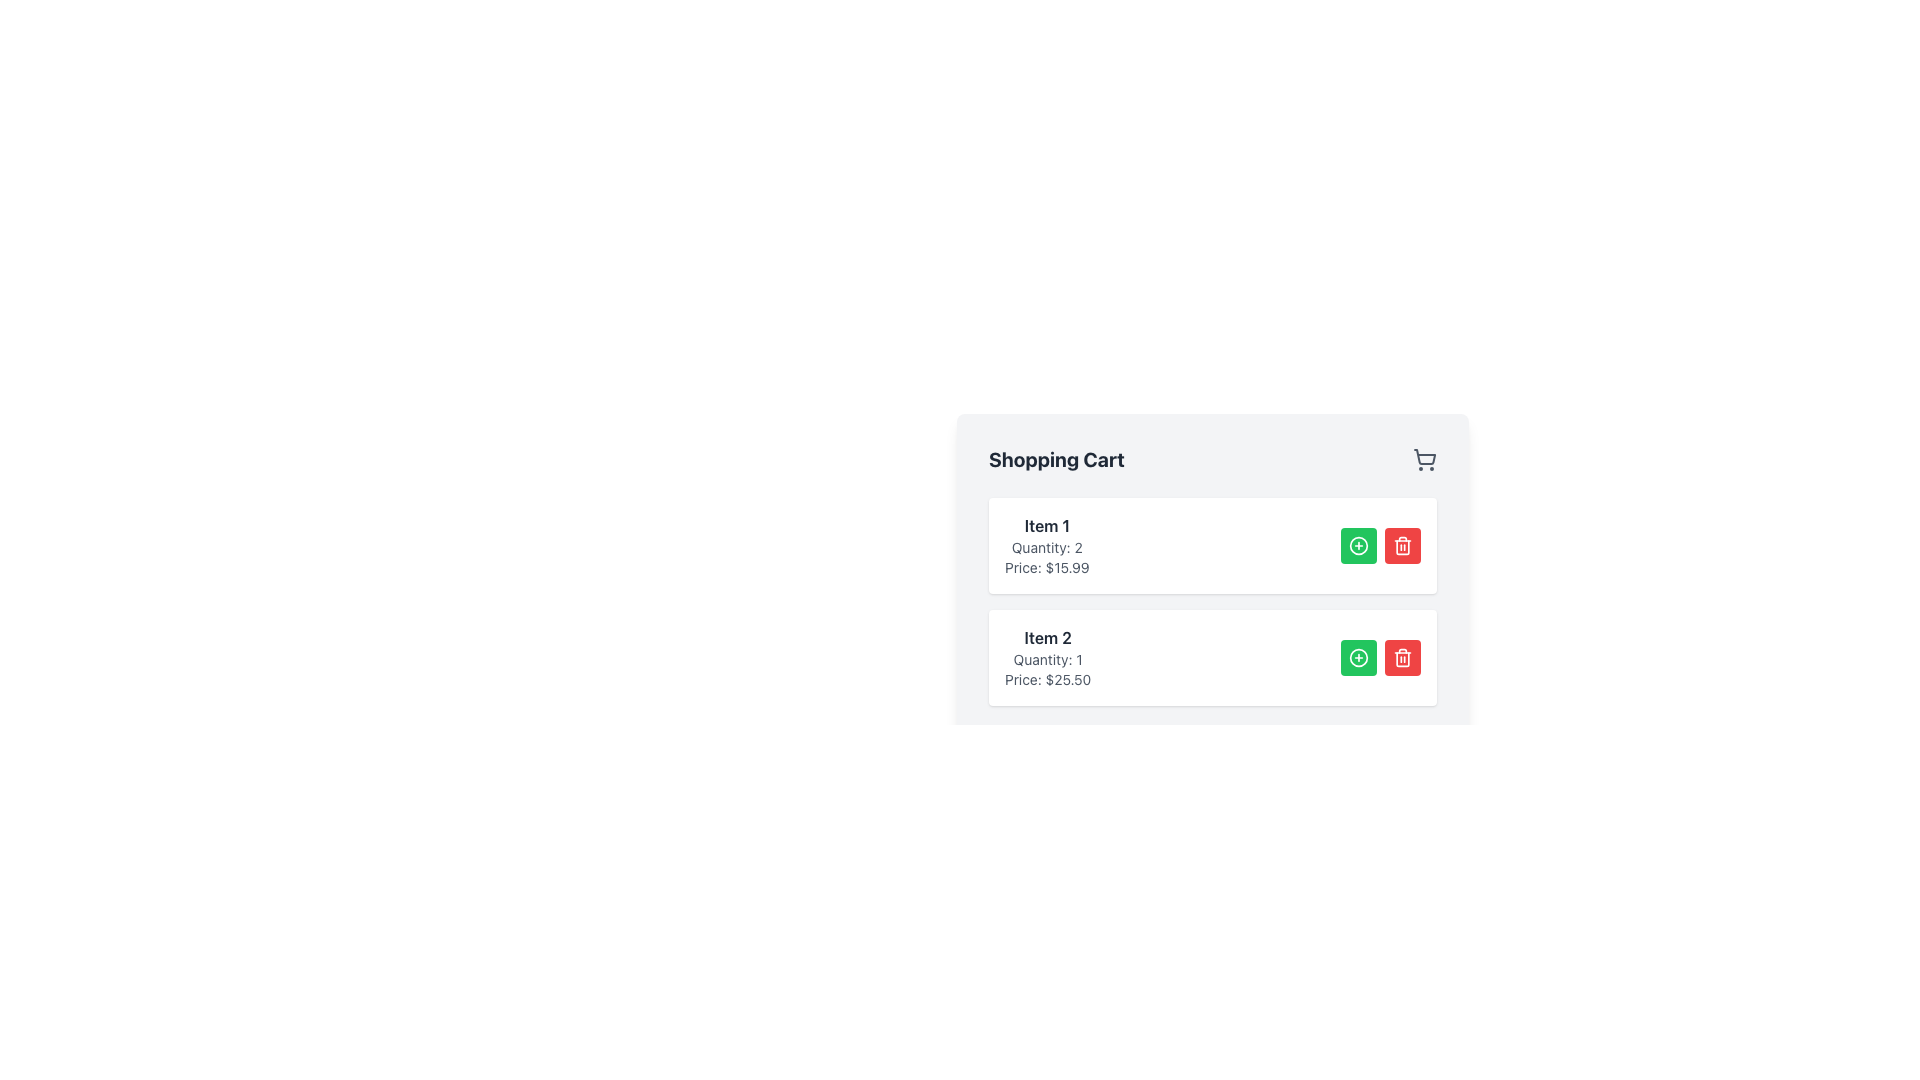 Image resolution: width=1920 pixels, height=1080 pixels. Describe the element at coordinates (1424, 459) in the screenshot. I see `the shopping cart icon located in the upper right section of the shopping cart interface, aligned with the header text 'Shopping Cart.'` at that location.